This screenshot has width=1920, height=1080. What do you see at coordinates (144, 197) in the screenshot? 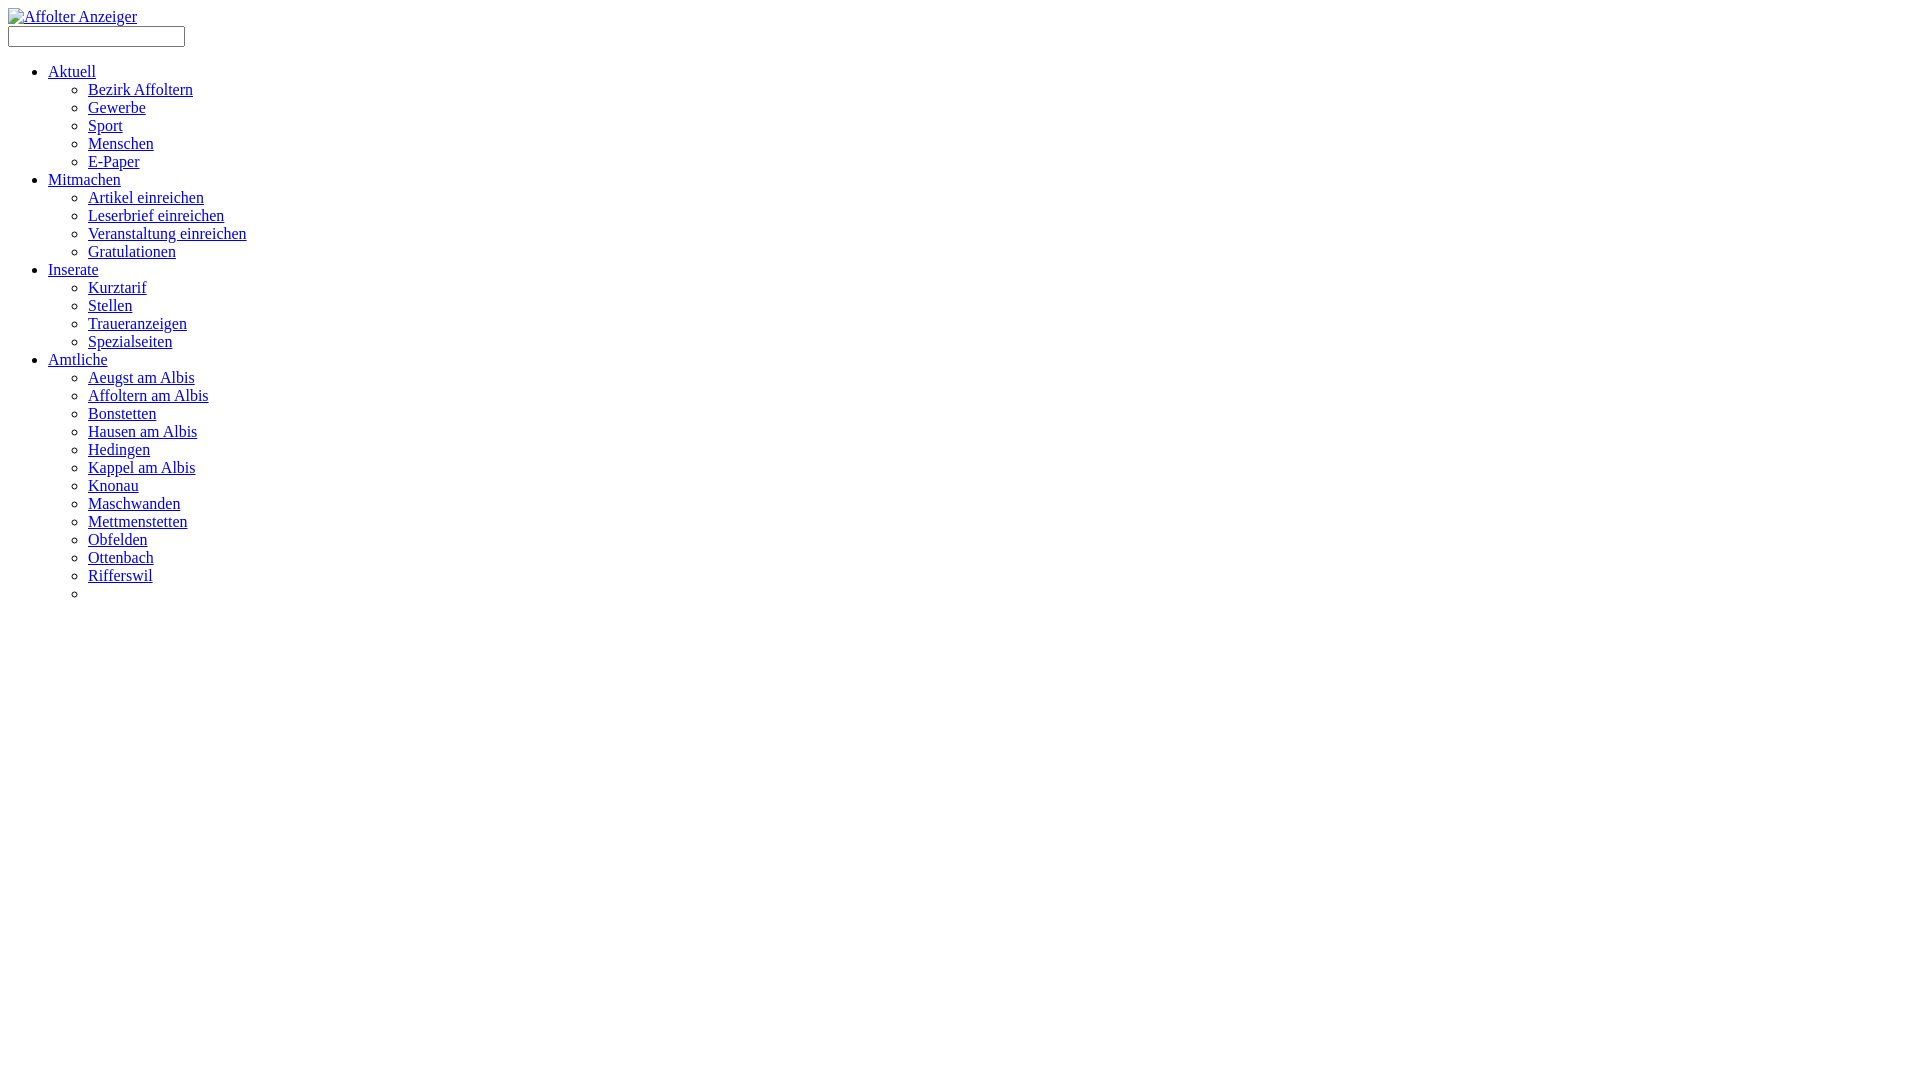
I see `'Artikel einreichen'` at bounding box center [144, 197].